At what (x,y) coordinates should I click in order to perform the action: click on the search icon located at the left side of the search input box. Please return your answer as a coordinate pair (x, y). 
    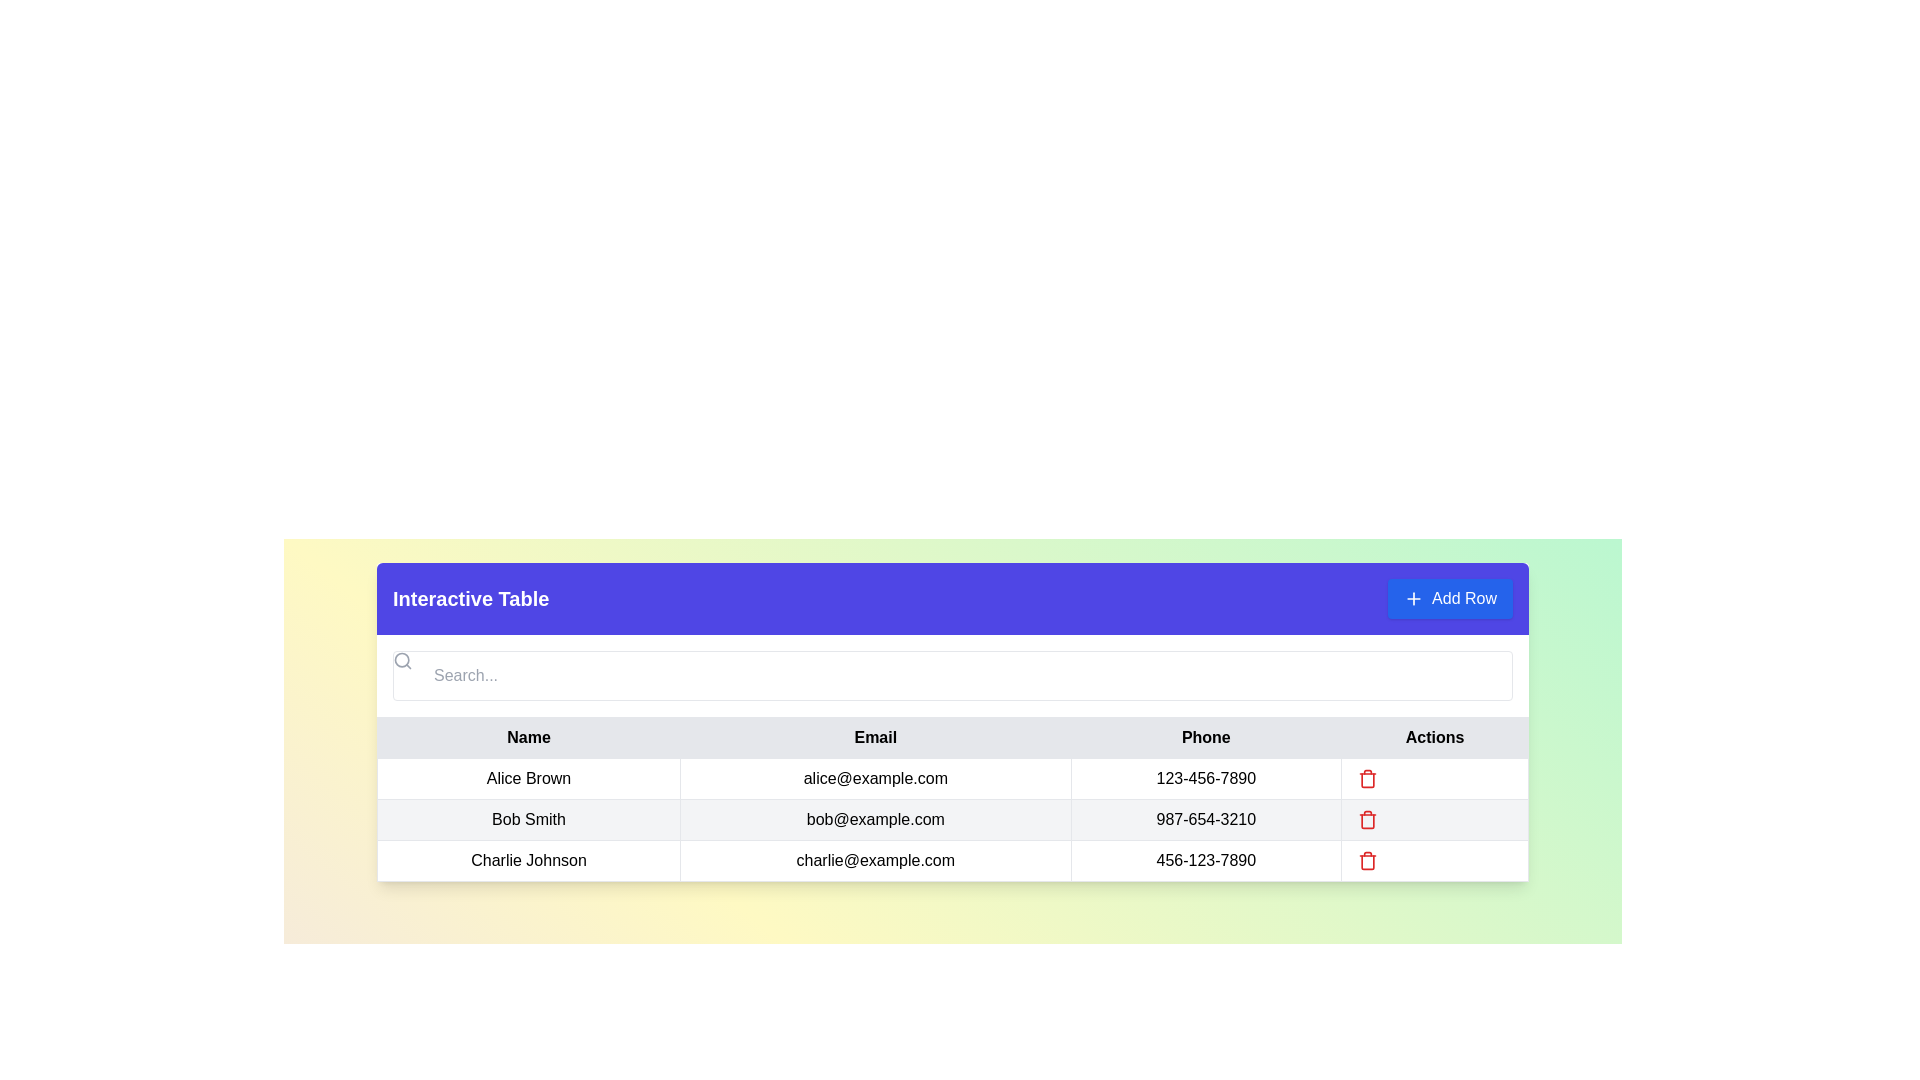
    Looking at the image, I should click on (402, 660).